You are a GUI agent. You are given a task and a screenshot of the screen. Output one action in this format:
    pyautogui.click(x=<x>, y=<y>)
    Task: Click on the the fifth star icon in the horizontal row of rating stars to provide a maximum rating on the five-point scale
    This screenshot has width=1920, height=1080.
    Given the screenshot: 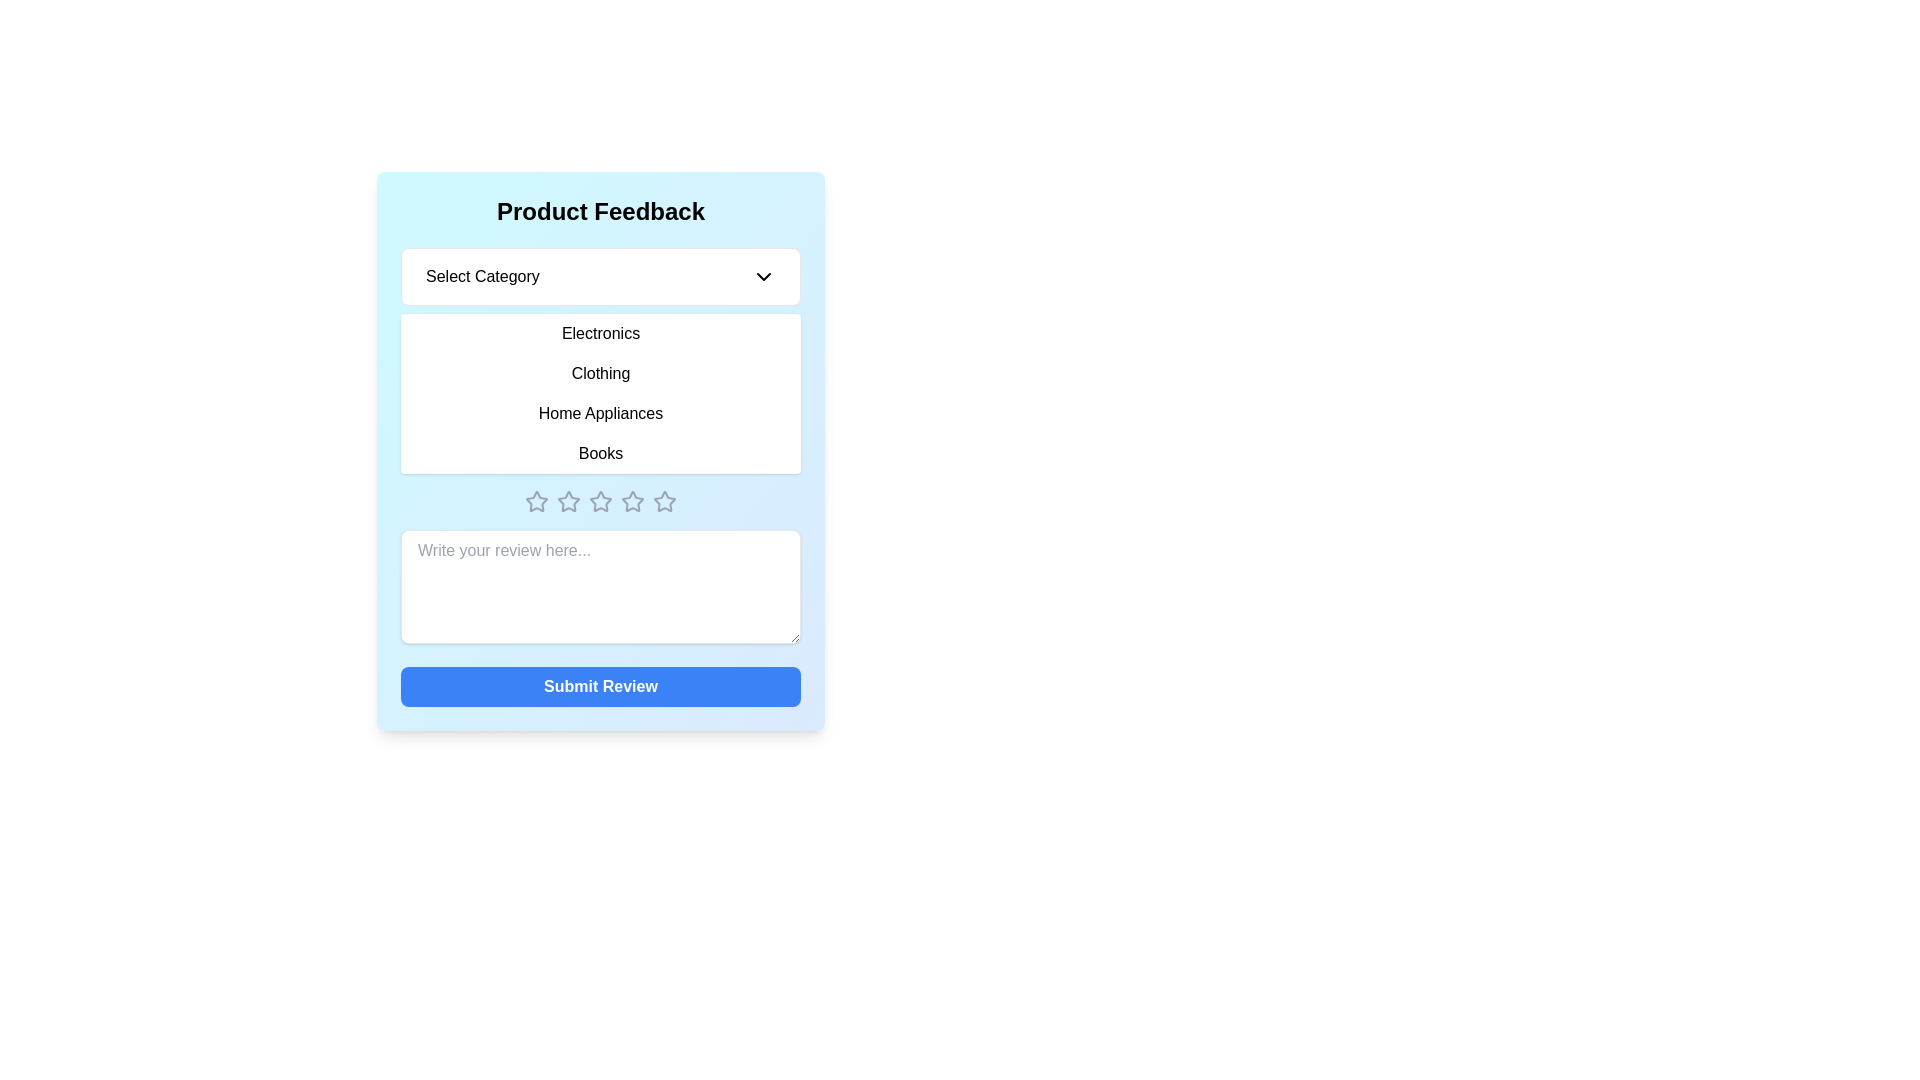 What is the action you would take?
    pyautogui.click(x=665, y=500)
    